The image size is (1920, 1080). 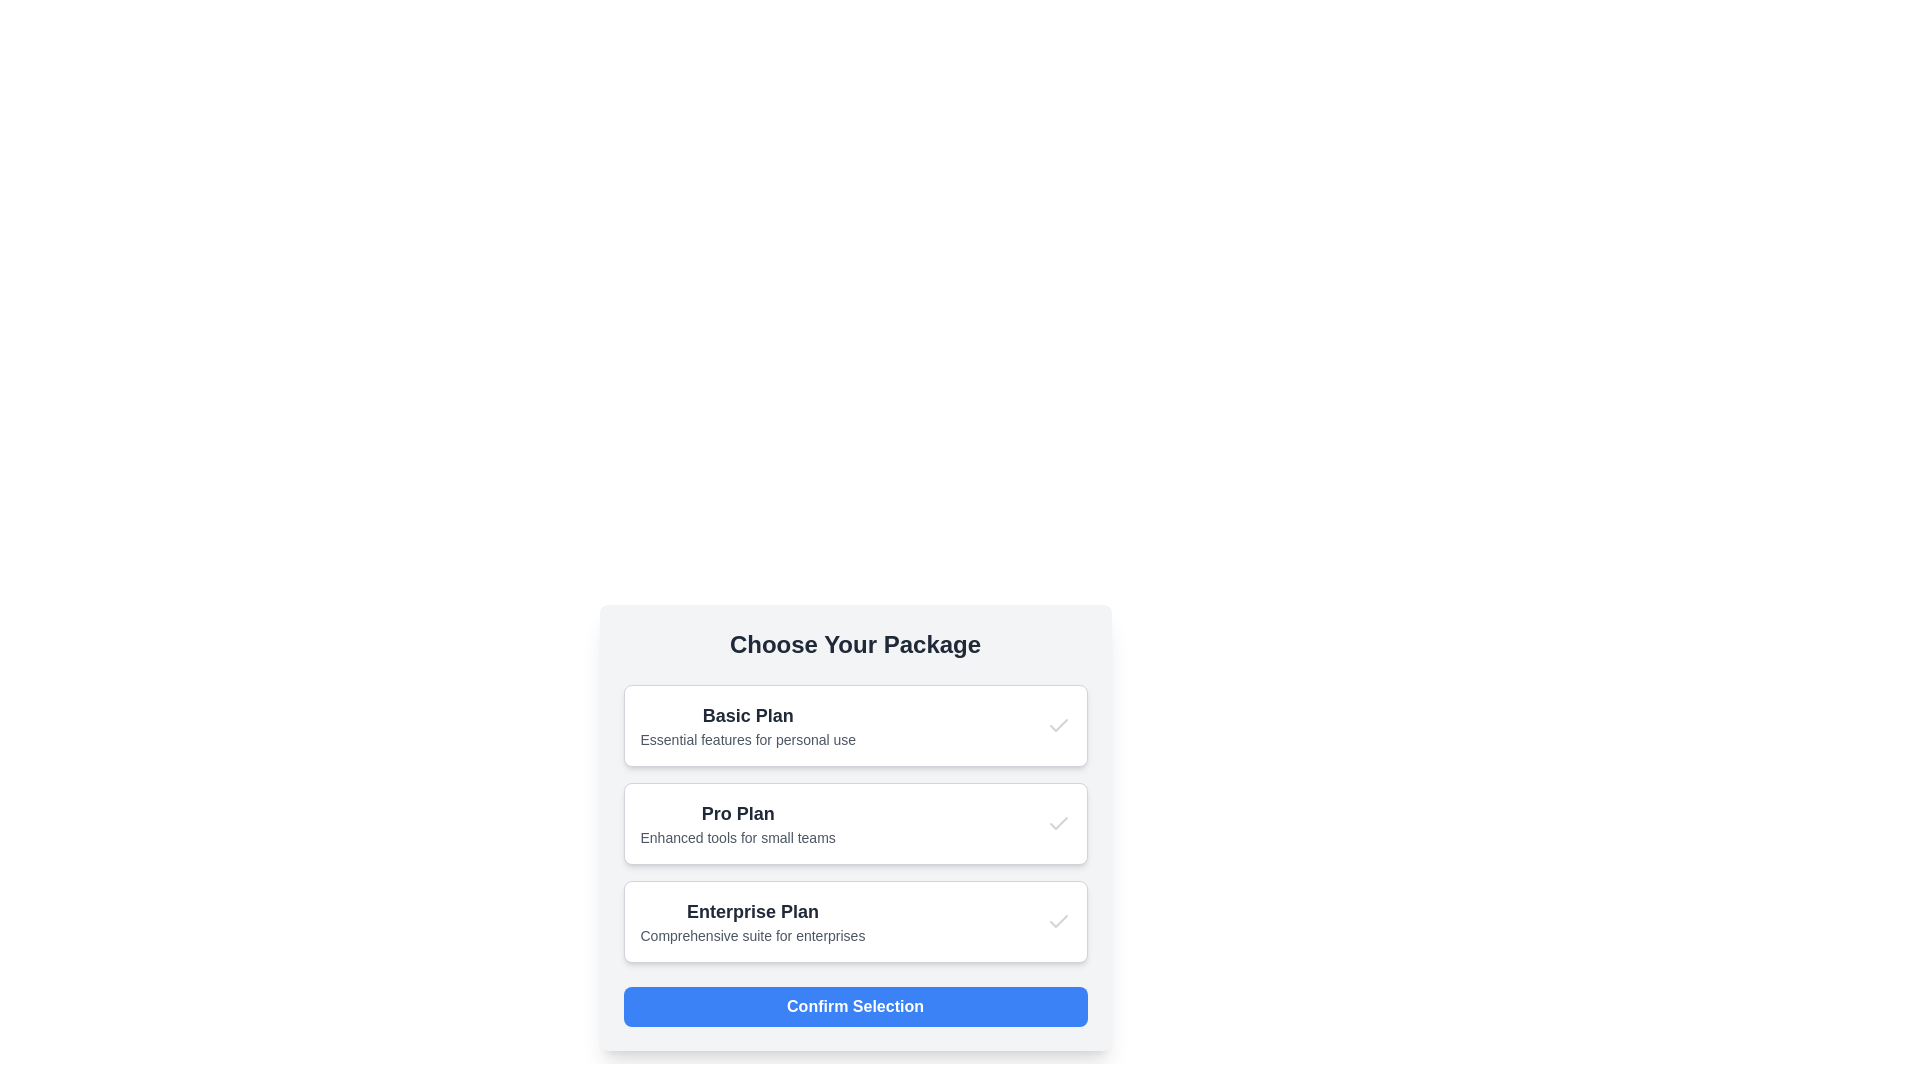 I want to click on the text label that describes the 'Basic Plan' option, which is located directly below the 'Basic Plan' heading in the card component, so click(x=747, y=740).